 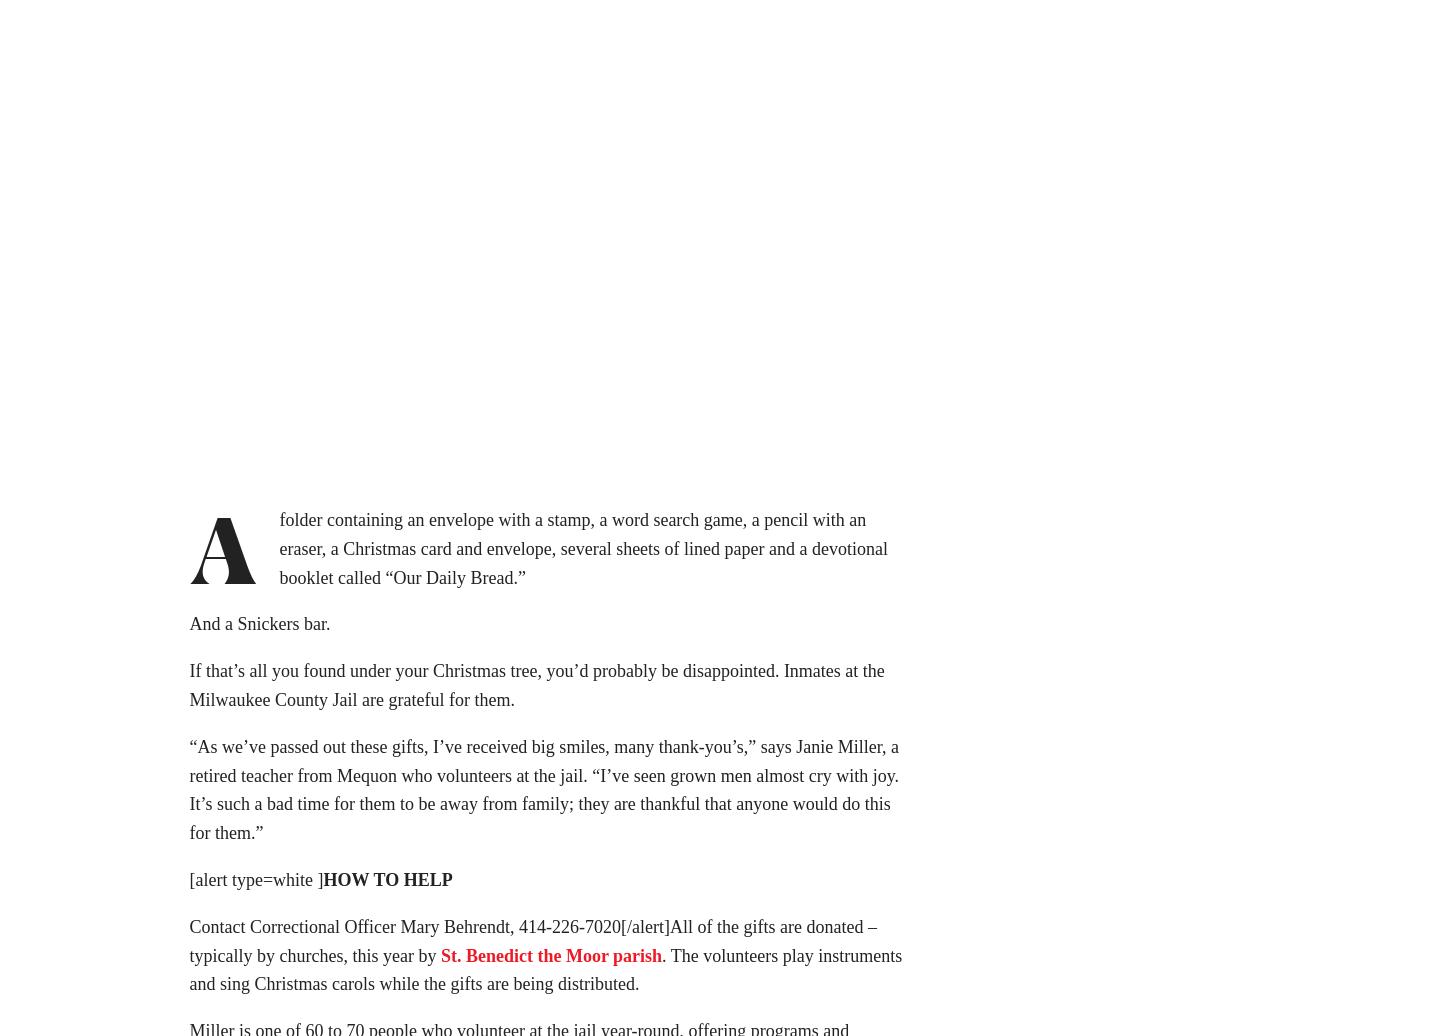 What do you see at coordinates (187, 976) in the screenshot?
I see `'. The volunteers play instruments and sing Christmas carols while the gifts are being distributed.'` at bounding box center [187, 976].